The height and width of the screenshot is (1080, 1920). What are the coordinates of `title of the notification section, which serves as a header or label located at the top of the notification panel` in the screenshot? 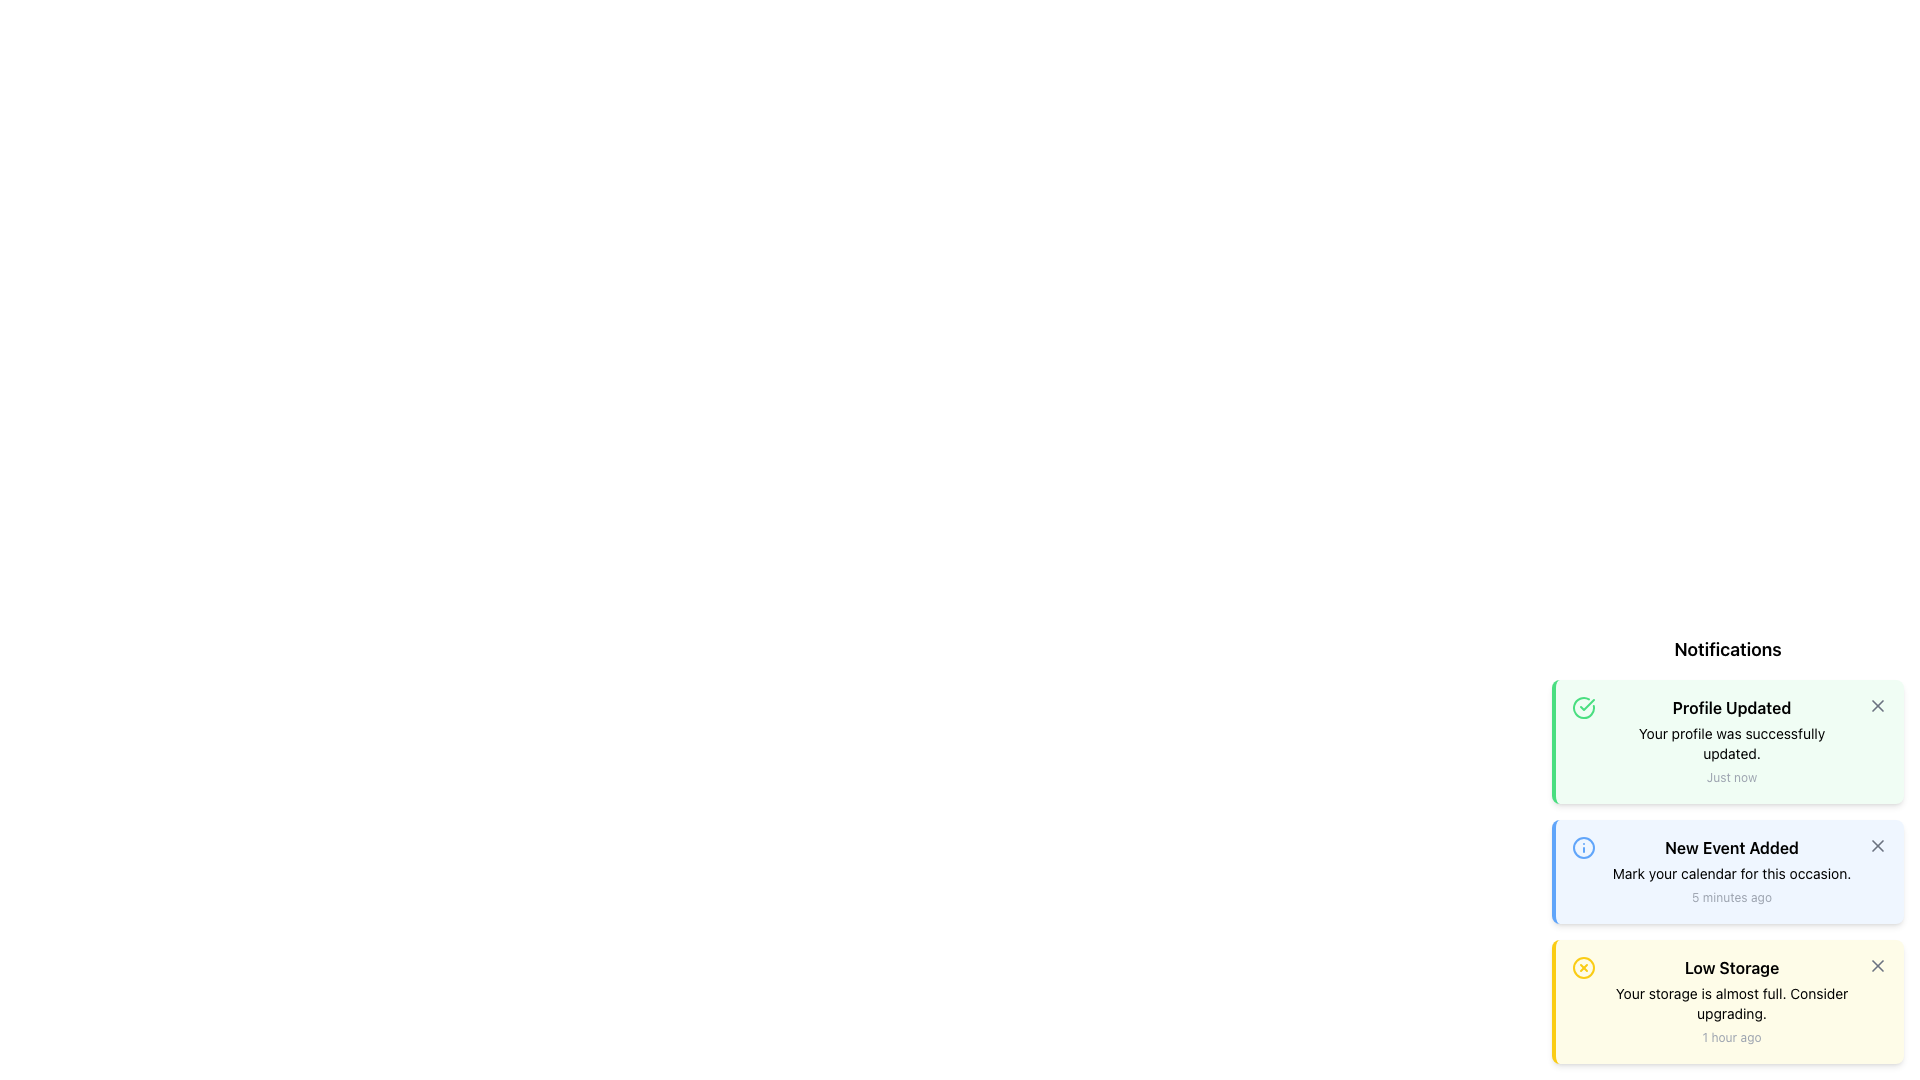 It's located at (1727, 650).